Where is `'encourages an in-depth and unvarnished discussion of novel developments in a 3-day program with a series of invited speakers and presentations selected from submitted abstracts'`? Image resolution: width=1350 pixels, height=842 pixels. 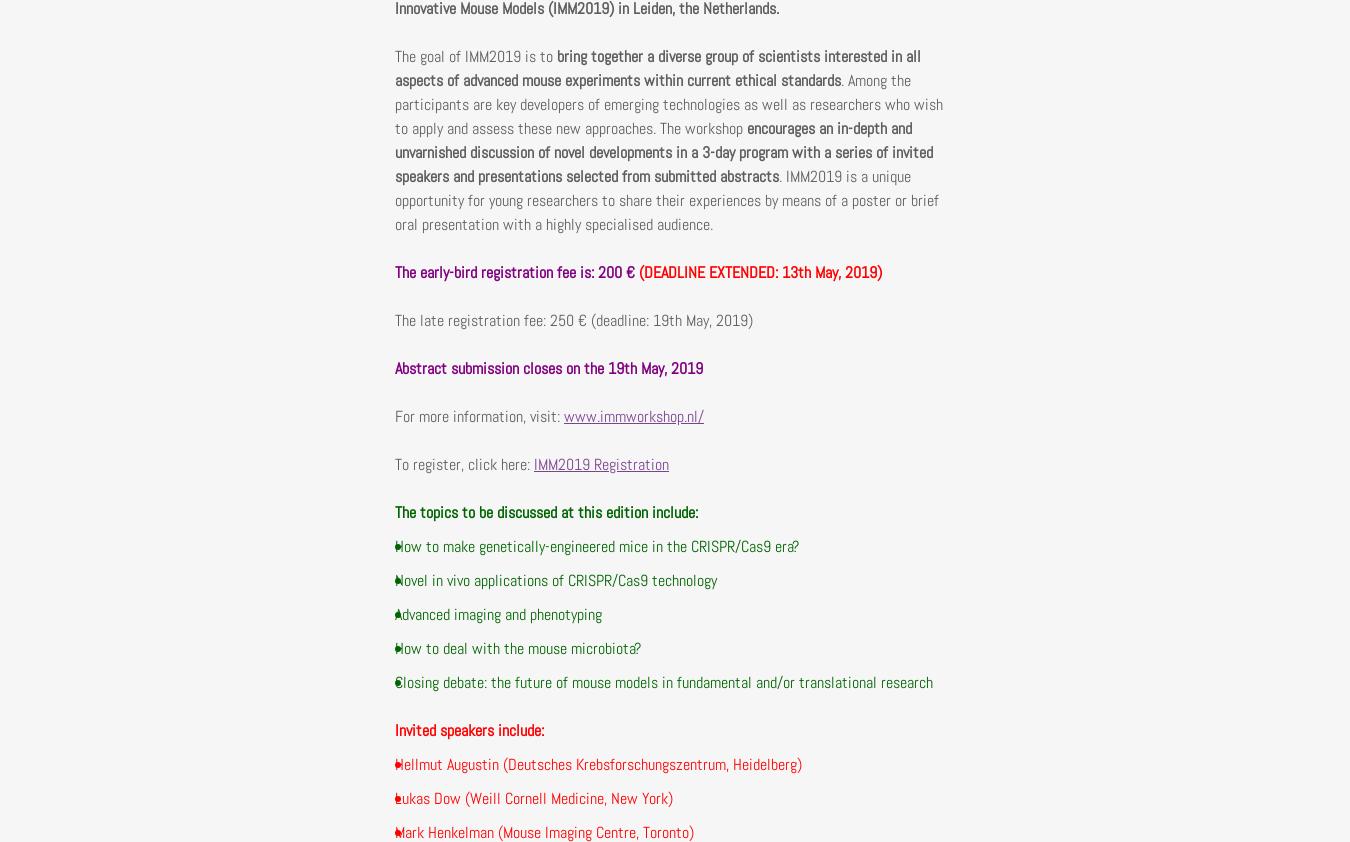 'encourages an in-depth and unvarnished discussion of novel developments in a 3-day program with a series of invited speakers and presentations selected from submitted abstracts' is located at coordinates (664, 150).